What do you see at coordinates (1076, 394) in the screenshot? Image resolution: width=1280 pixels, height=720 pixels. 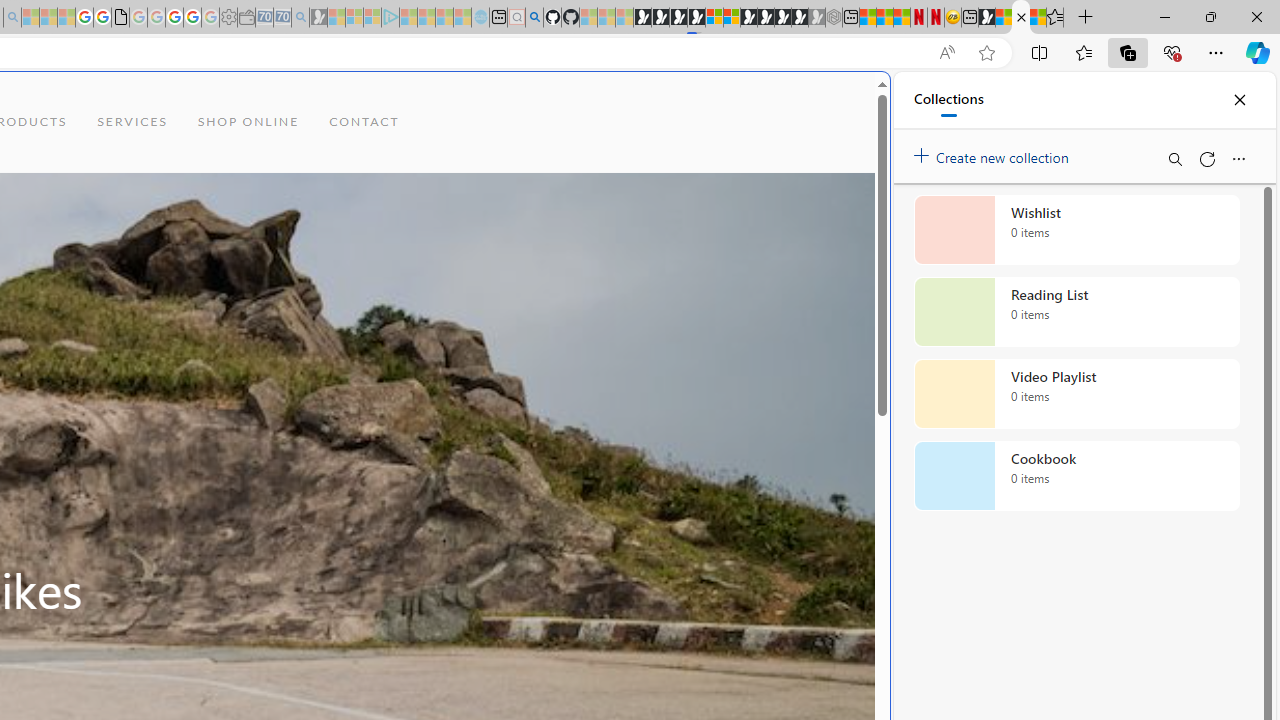 I see `'Video Playlist collection, 0 items'` at bounding box center [1076, 394].